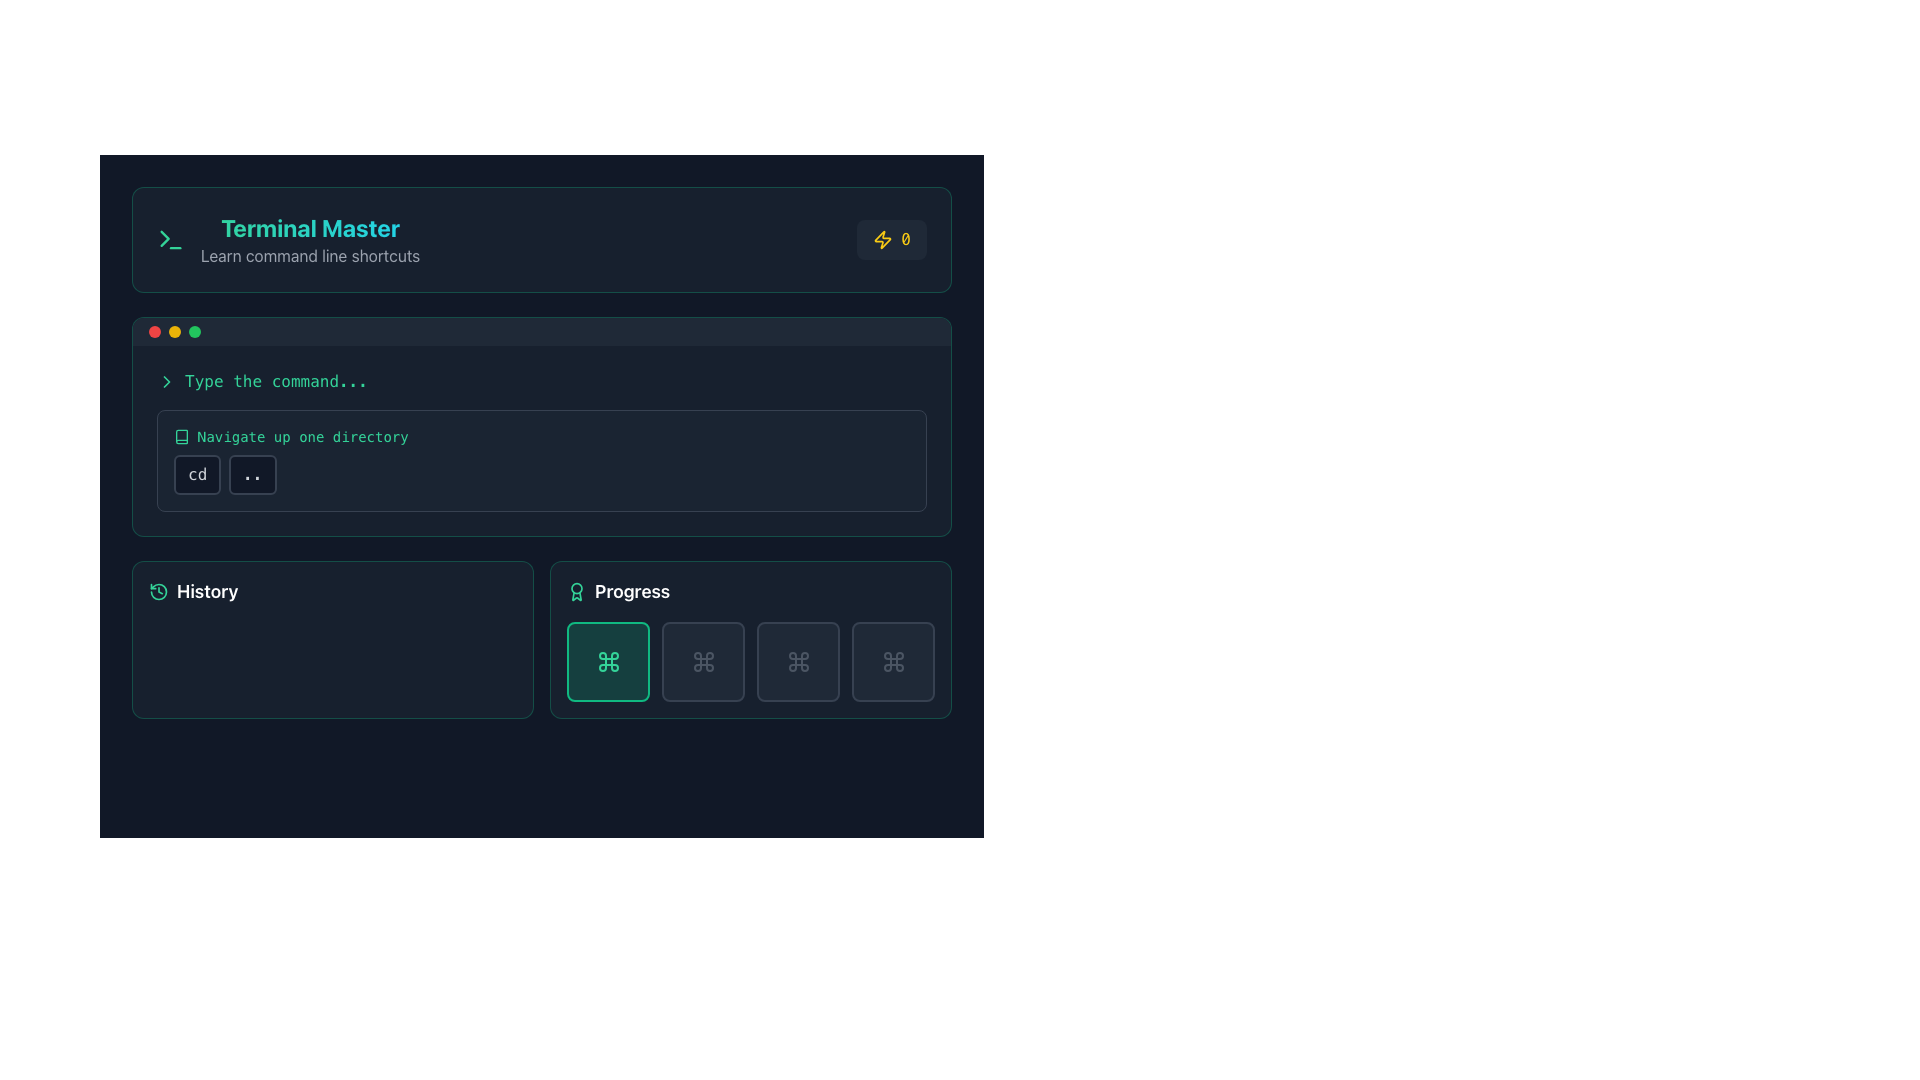 The image size is (1920, 1080). I want to click on the label of the Header element located in the bottom-left corner of the interface, which serves as a navigational link to view historical data or past activities, so click(332, 590).